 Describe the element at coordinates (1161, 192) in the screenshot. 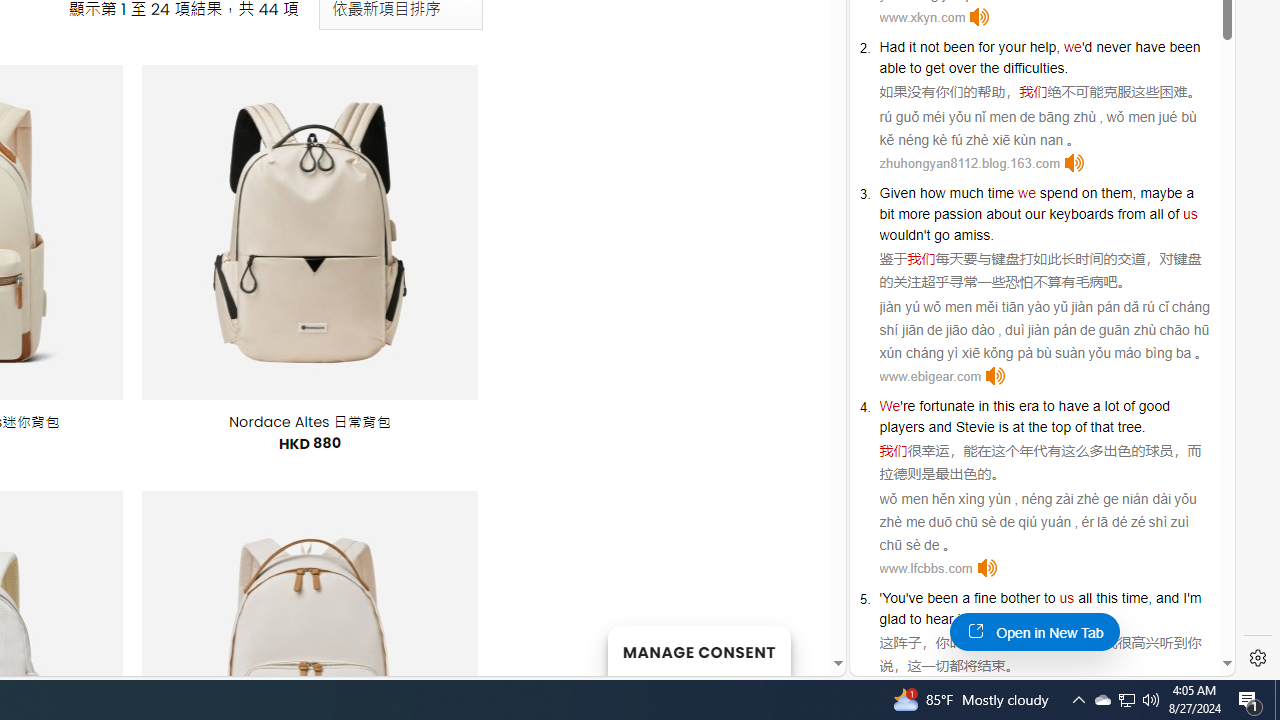

I see `'maybe'` at that location.